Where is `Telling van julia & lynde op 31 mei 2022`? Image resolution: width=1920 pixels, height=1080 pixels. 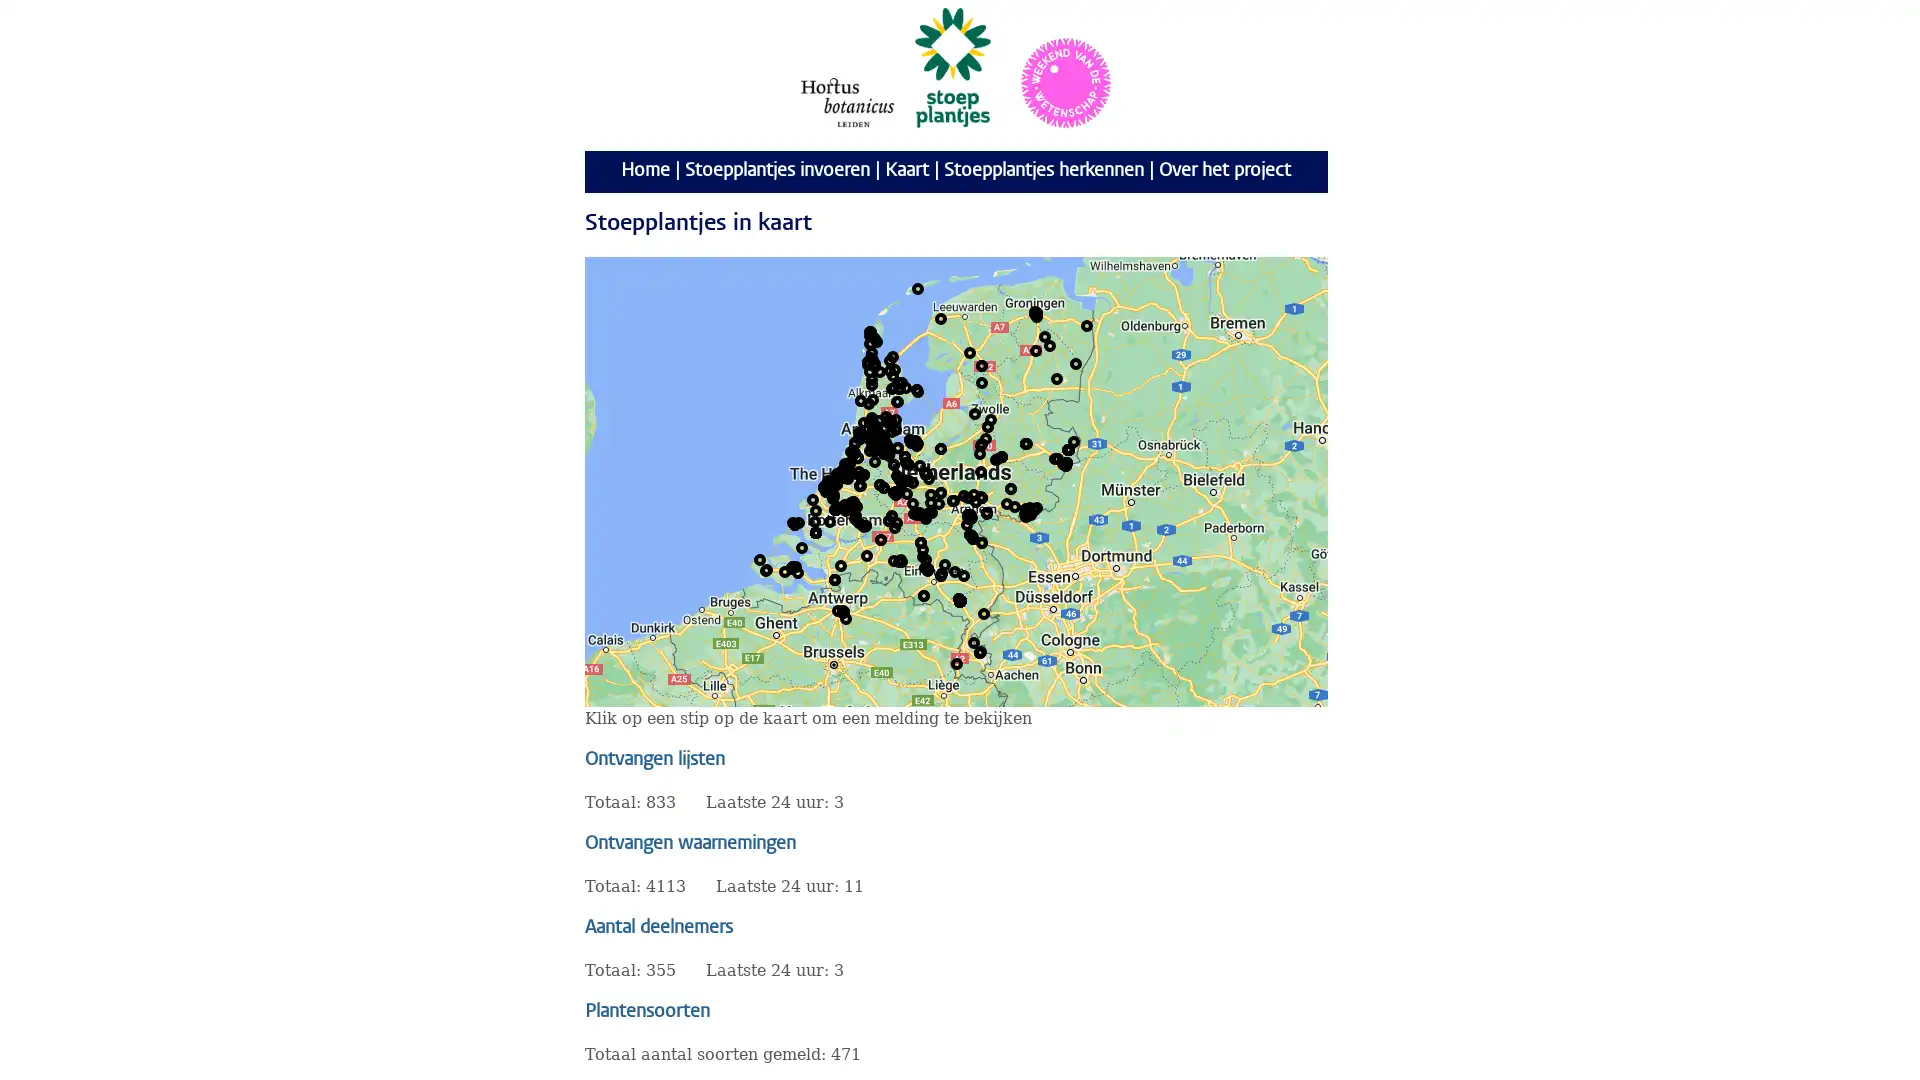 Telling van julia & lynde op 31 mei 2022 is located at coordinates (816, 531).